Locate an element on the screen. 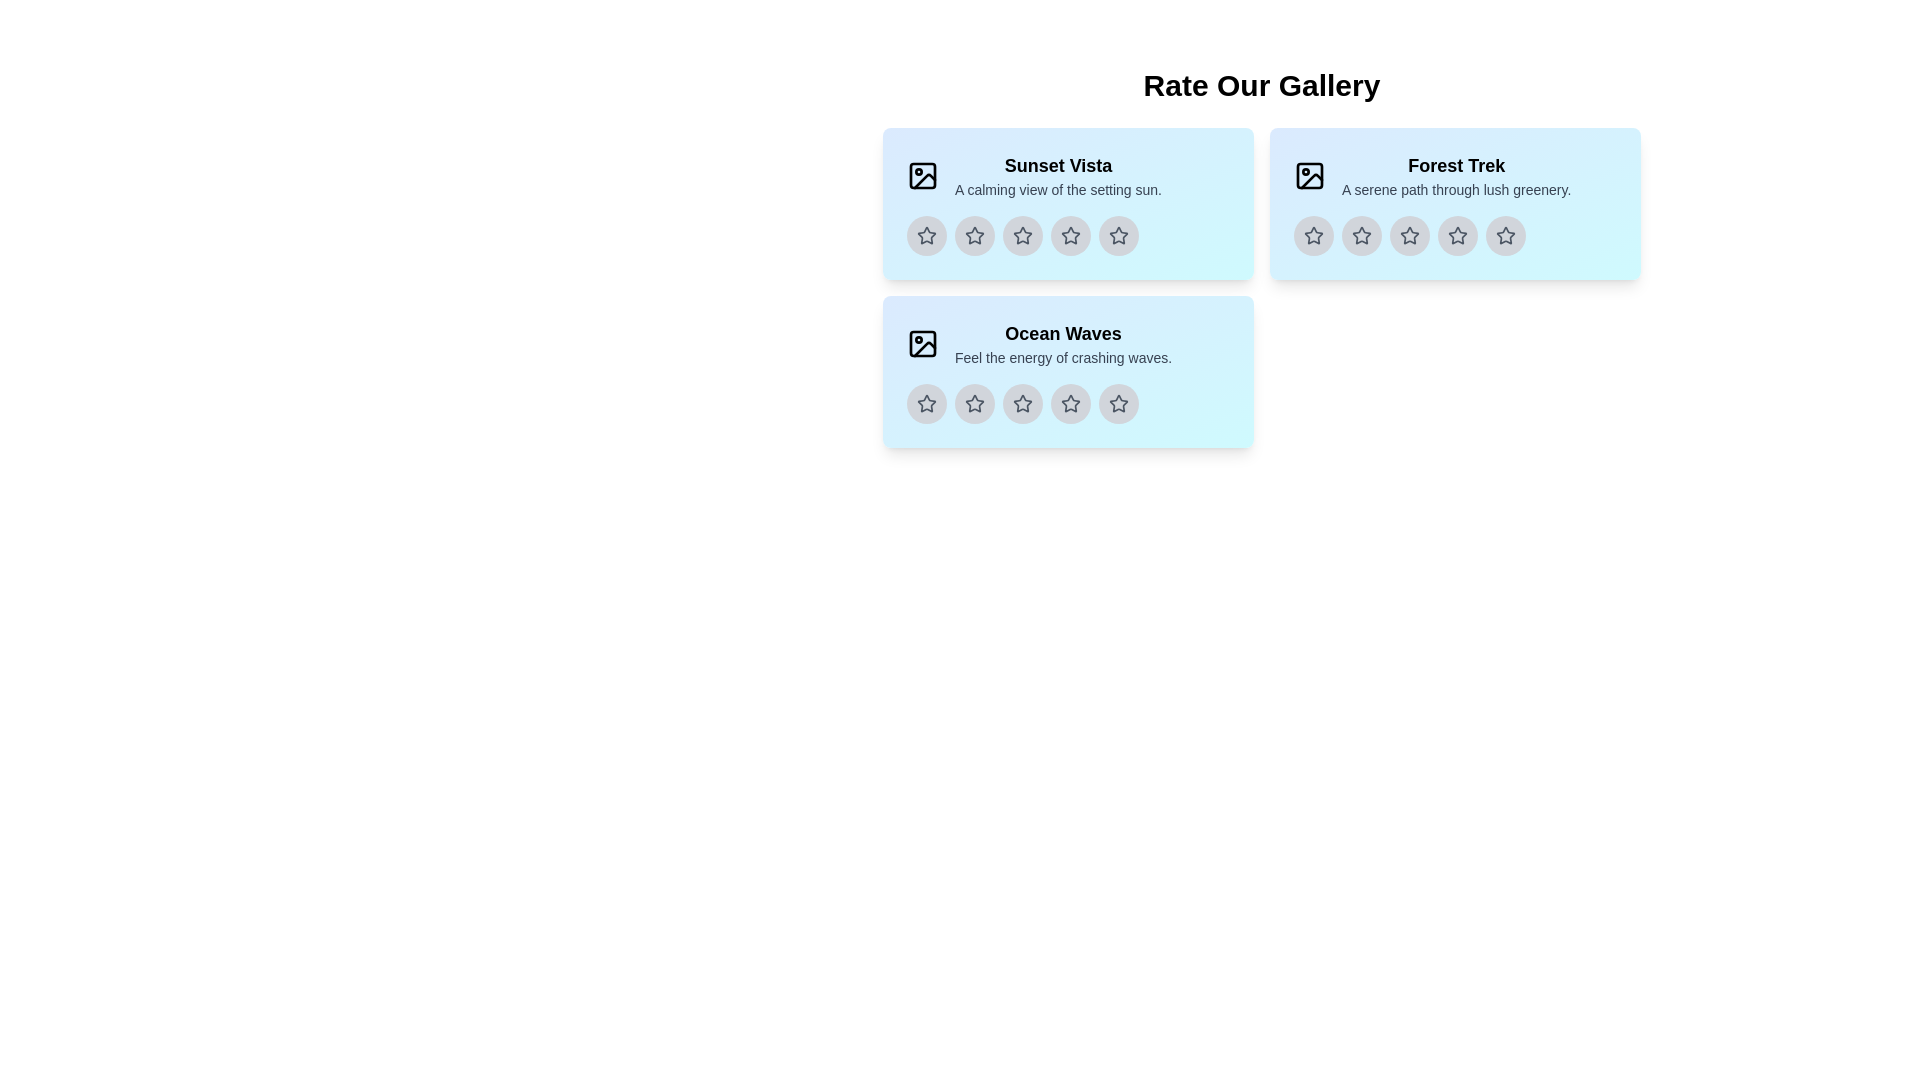  the fourth star icon in the rating section of the 'Ocean Waves' card is located at coordinates (1069, 404).